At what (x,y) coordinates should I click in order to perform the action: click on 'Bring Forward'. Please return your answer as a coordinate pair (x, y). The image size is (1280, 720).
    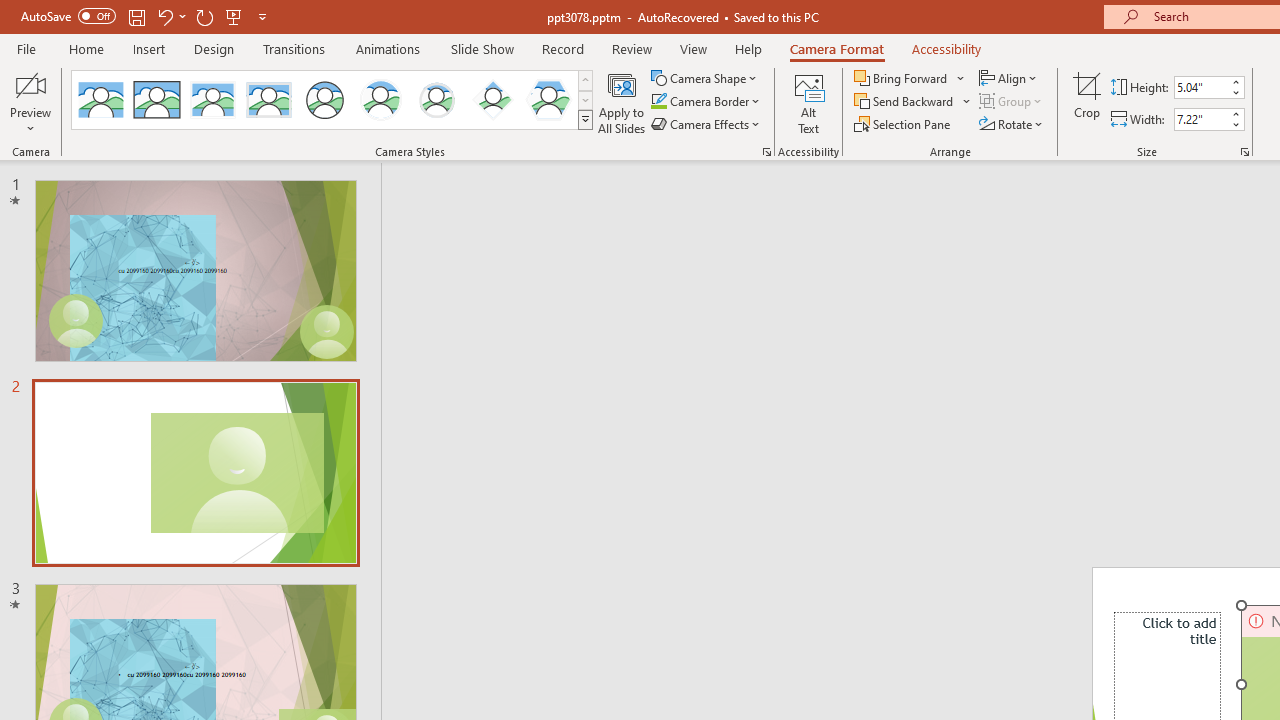
    Looking at the image, I should click on (901, 77).